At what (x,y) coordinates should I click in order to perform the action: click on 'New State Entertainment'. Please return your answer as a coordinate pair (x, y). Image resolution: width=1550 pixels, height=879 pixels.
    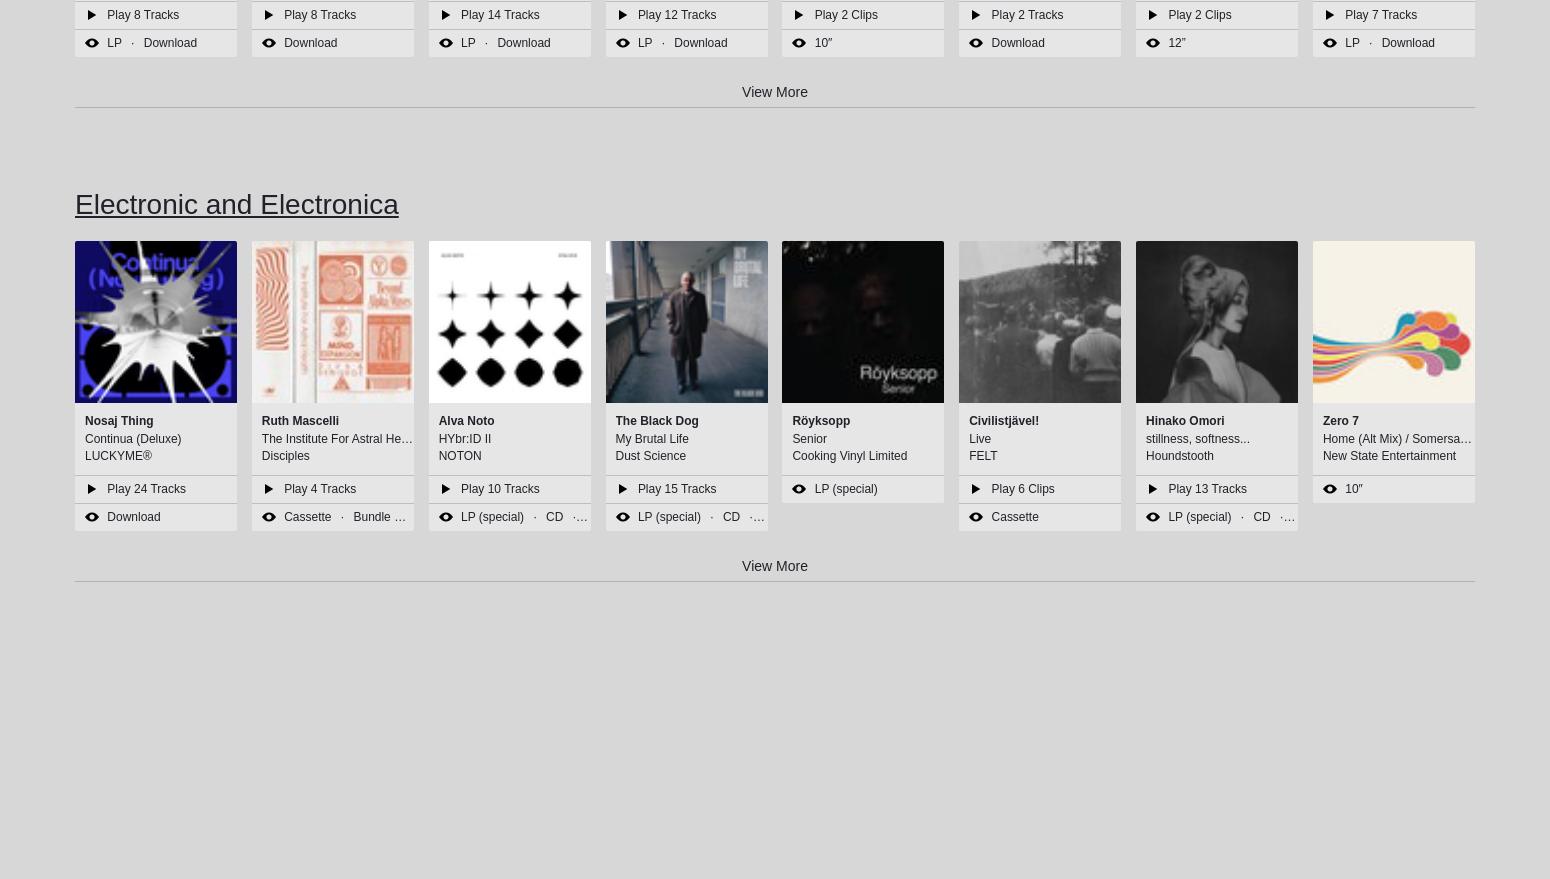
    Looking at the image, I should click on (1388, 454).